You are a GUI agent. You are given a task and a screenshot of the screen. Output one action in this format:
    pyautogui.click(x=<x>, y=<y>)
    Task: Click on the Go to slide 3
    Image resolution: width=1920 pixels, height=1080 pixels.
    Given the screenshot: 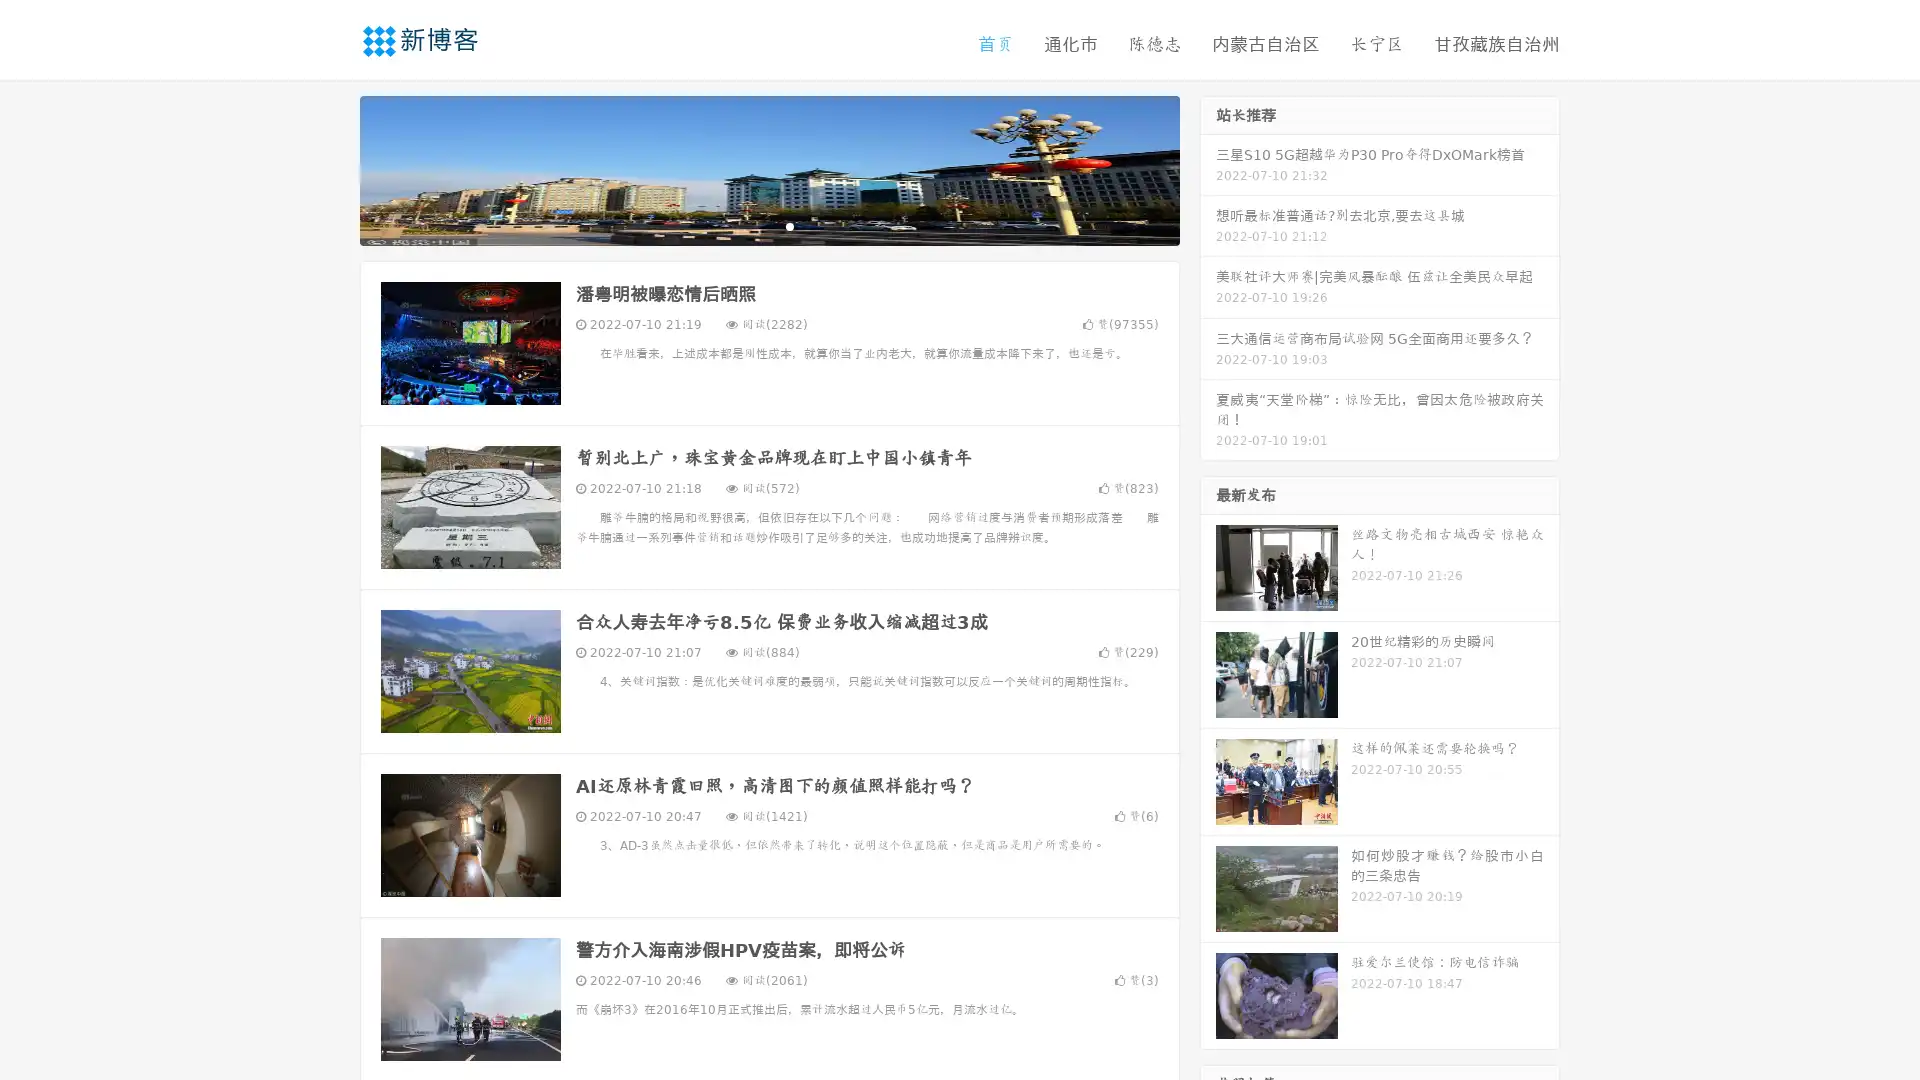 What is the action you would take?
    pyautogui.click(x=789, y=225)
    